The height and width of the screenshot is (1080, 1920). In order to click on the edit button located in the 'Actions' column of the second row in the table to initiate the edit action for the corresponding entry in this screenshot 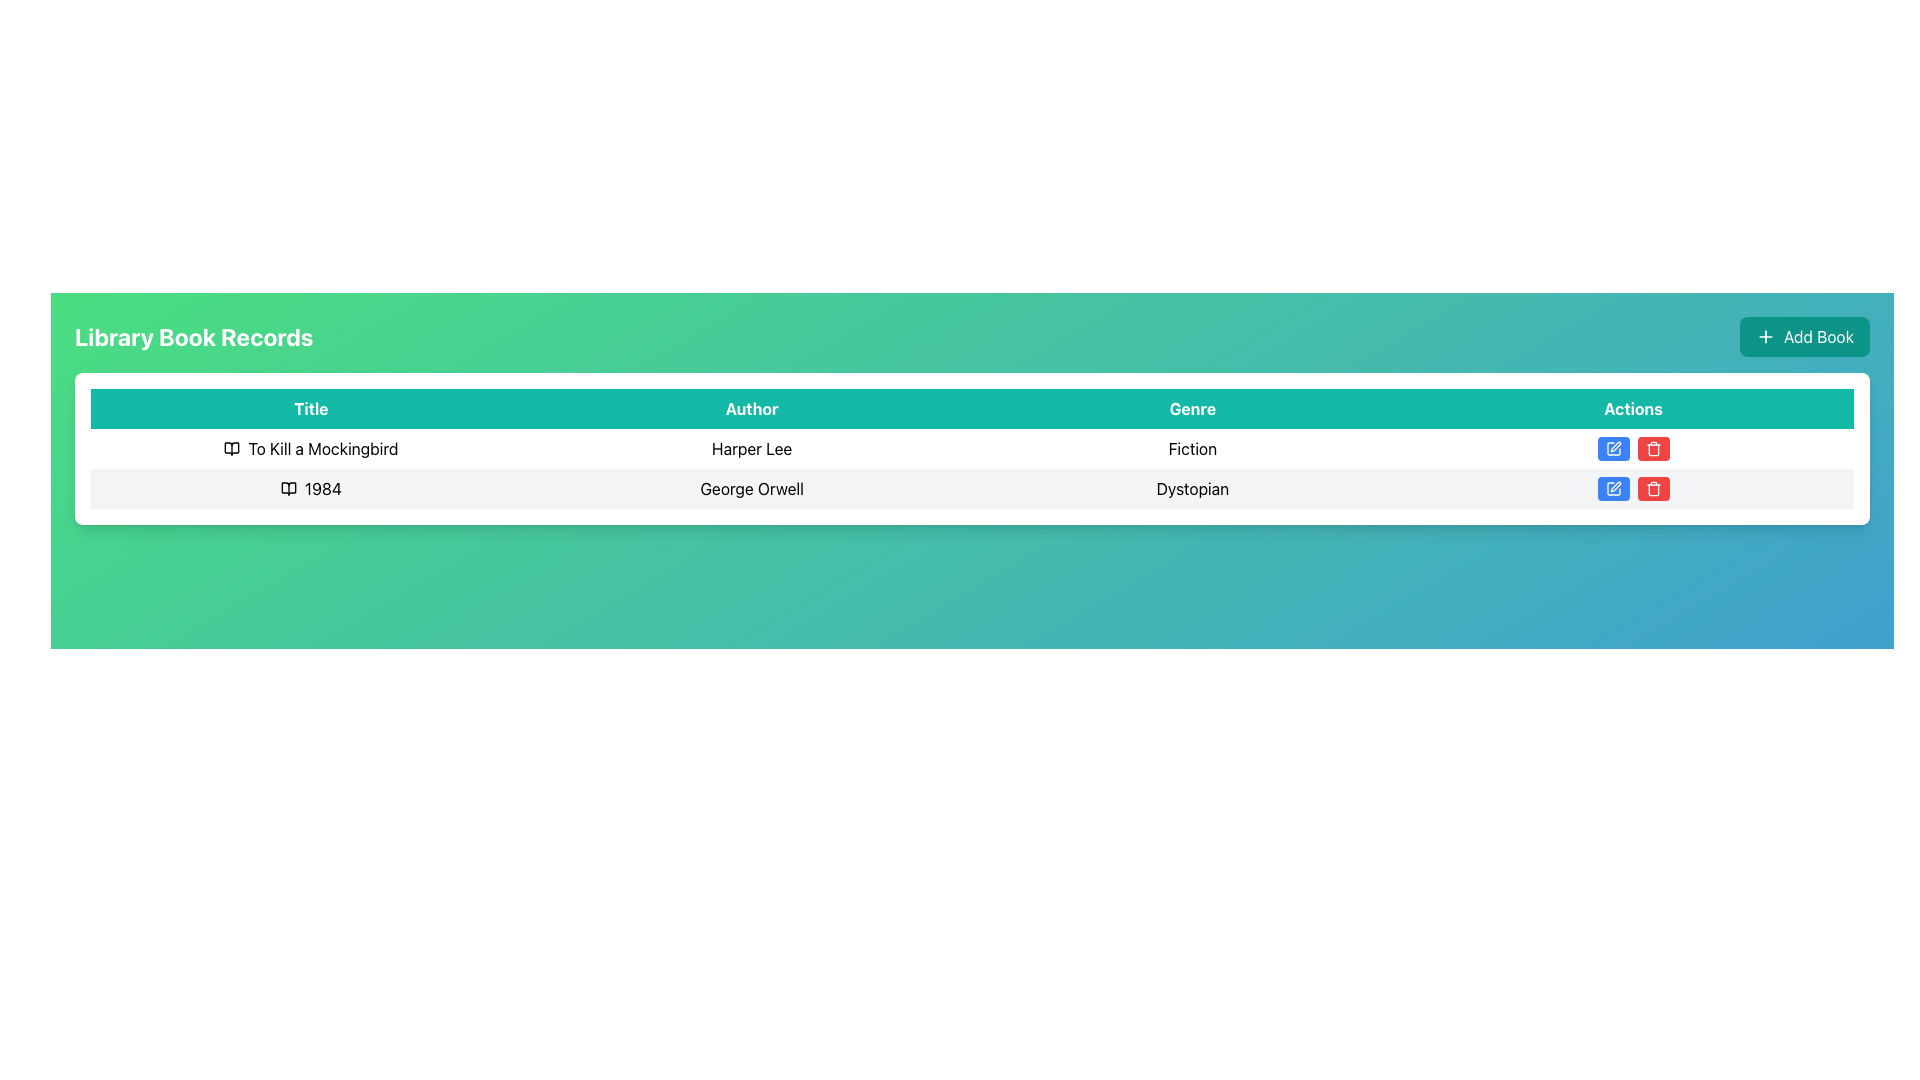, I will do `click(1612, 447)`.